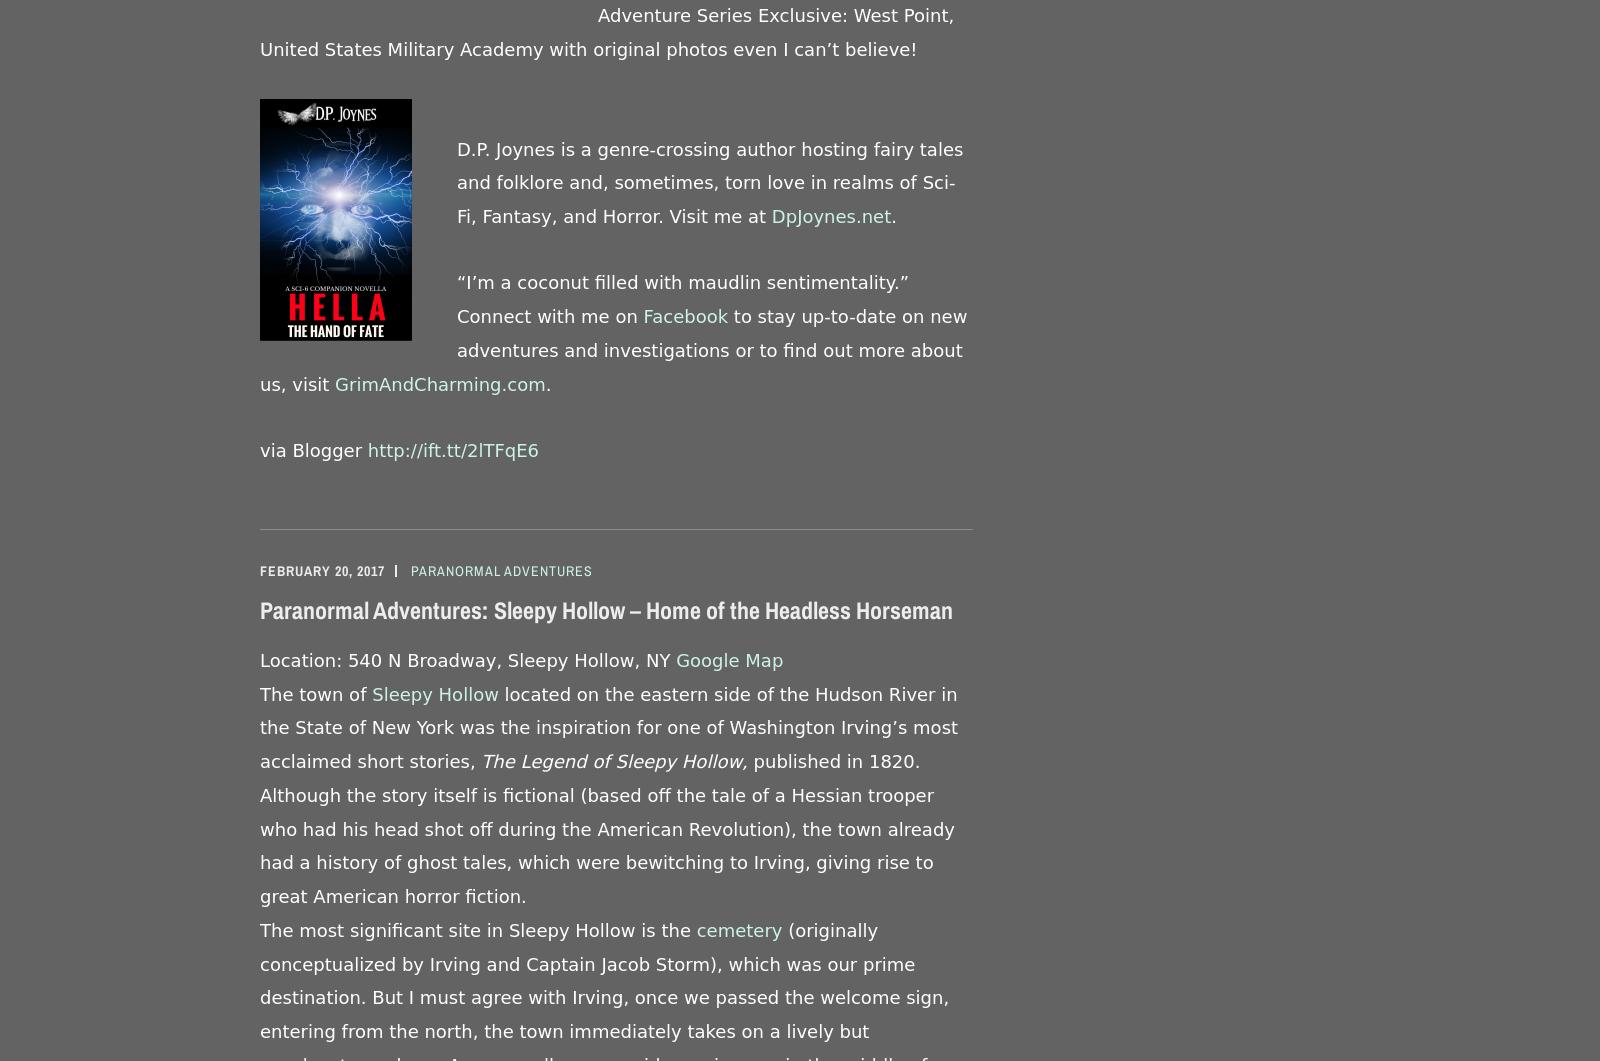 The width and height of the screenshot is (1600, 1061). I want to click on 'Location: 540 N Broadway, Sleepy Hollow, NY', so click(467, 658).